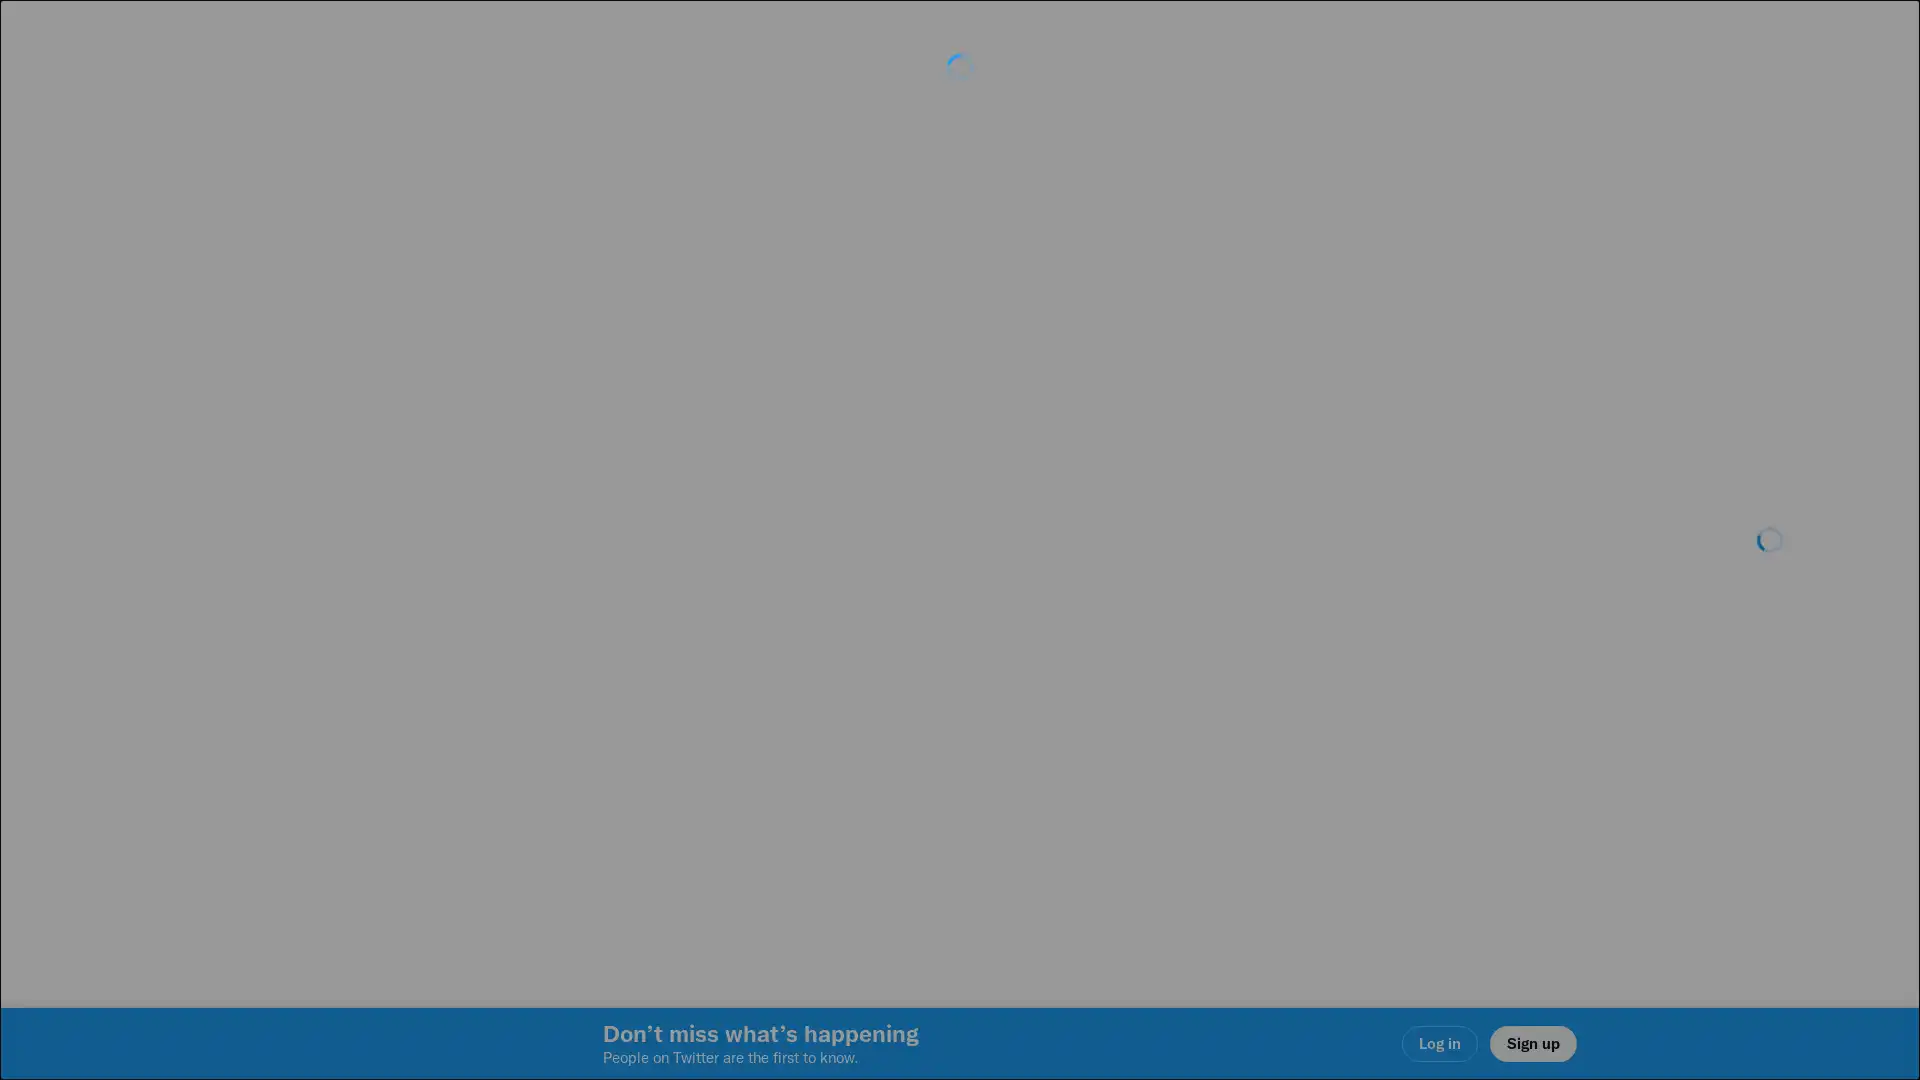 This screenshot has height=1080, width=1920. Describe the element at coordinates (1200, 681) in the screenshot. I see `Log in` at that location.